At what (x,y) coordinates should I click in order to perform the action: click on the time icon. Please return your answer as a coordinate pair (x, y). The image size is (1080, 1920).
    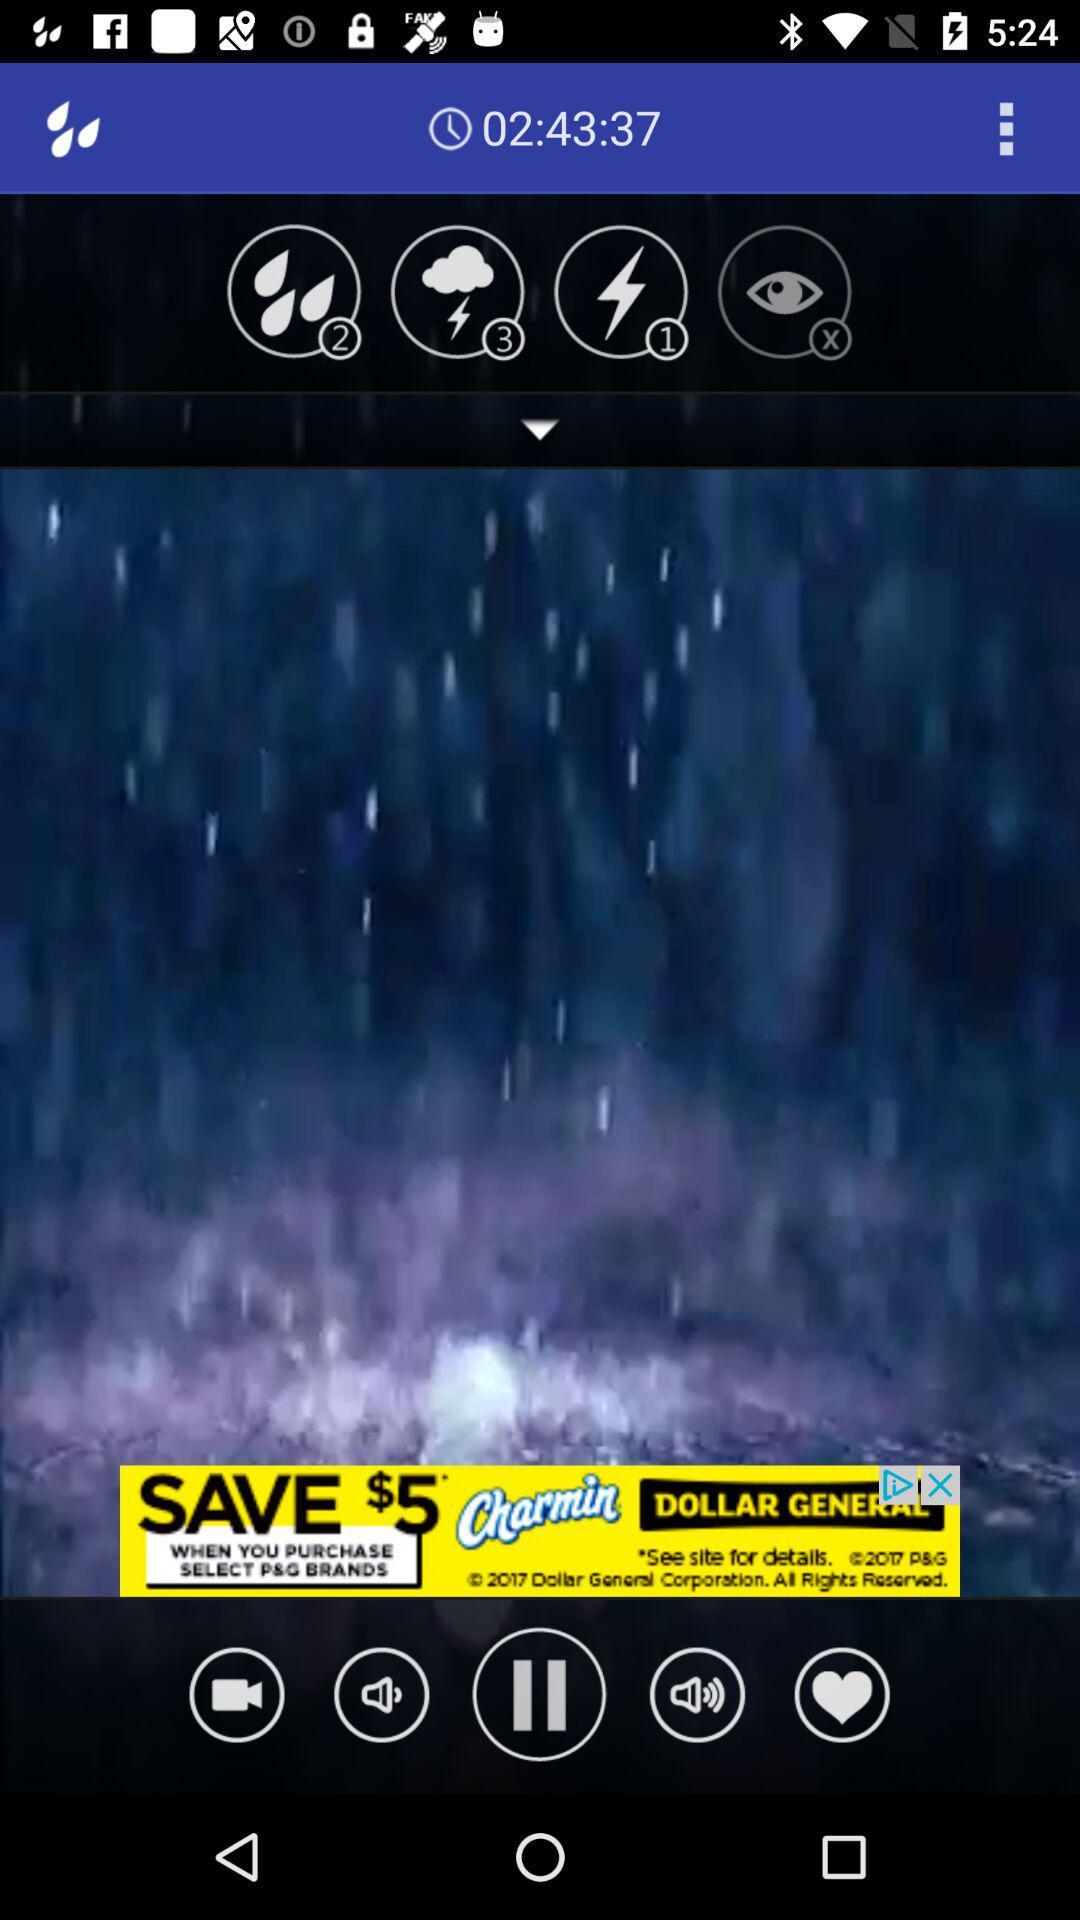
    Looking at the image, I should click on (450, 127).